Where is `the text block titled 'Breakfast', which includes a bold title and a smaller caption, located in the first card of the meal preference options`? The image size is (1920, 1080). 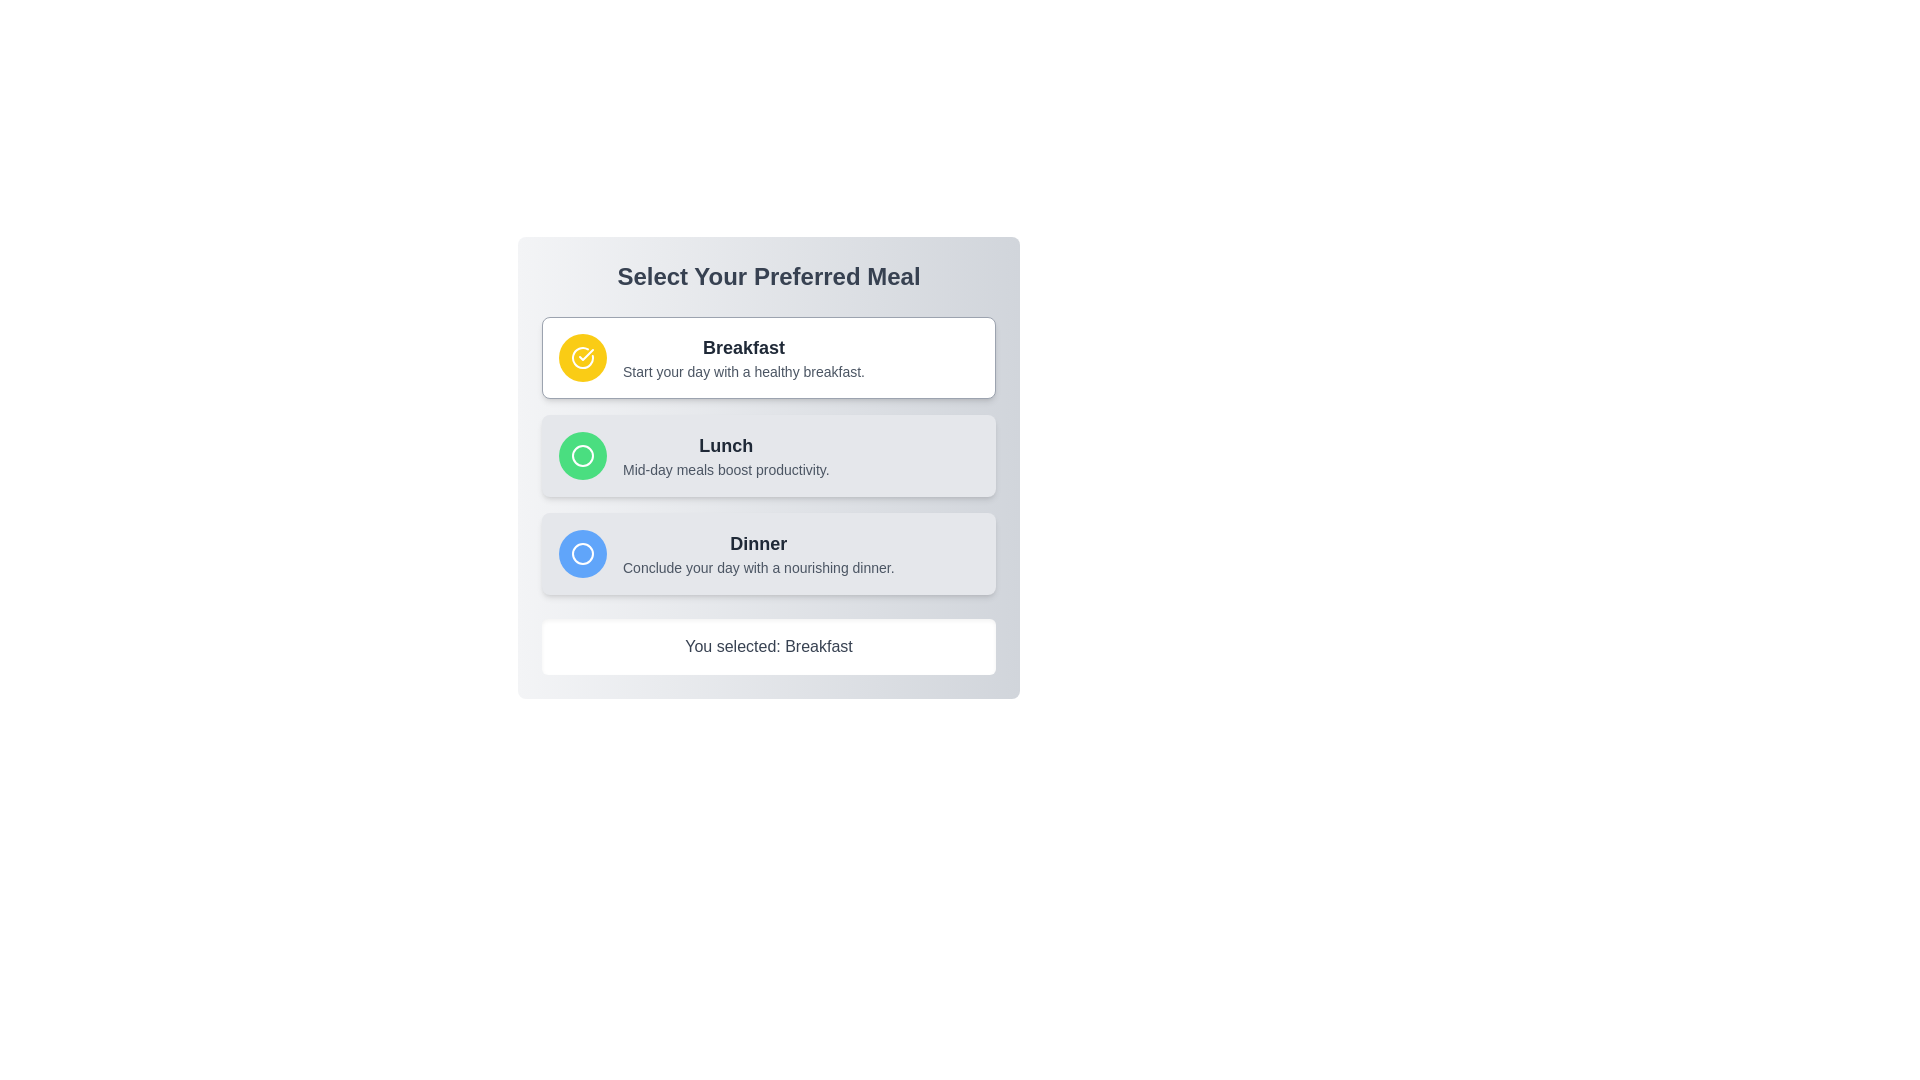 the text block titled 'Breakfast', which includes a bold title and a smaller caption, located in the first card of the meal preference options is located at coordinates (743, 357).